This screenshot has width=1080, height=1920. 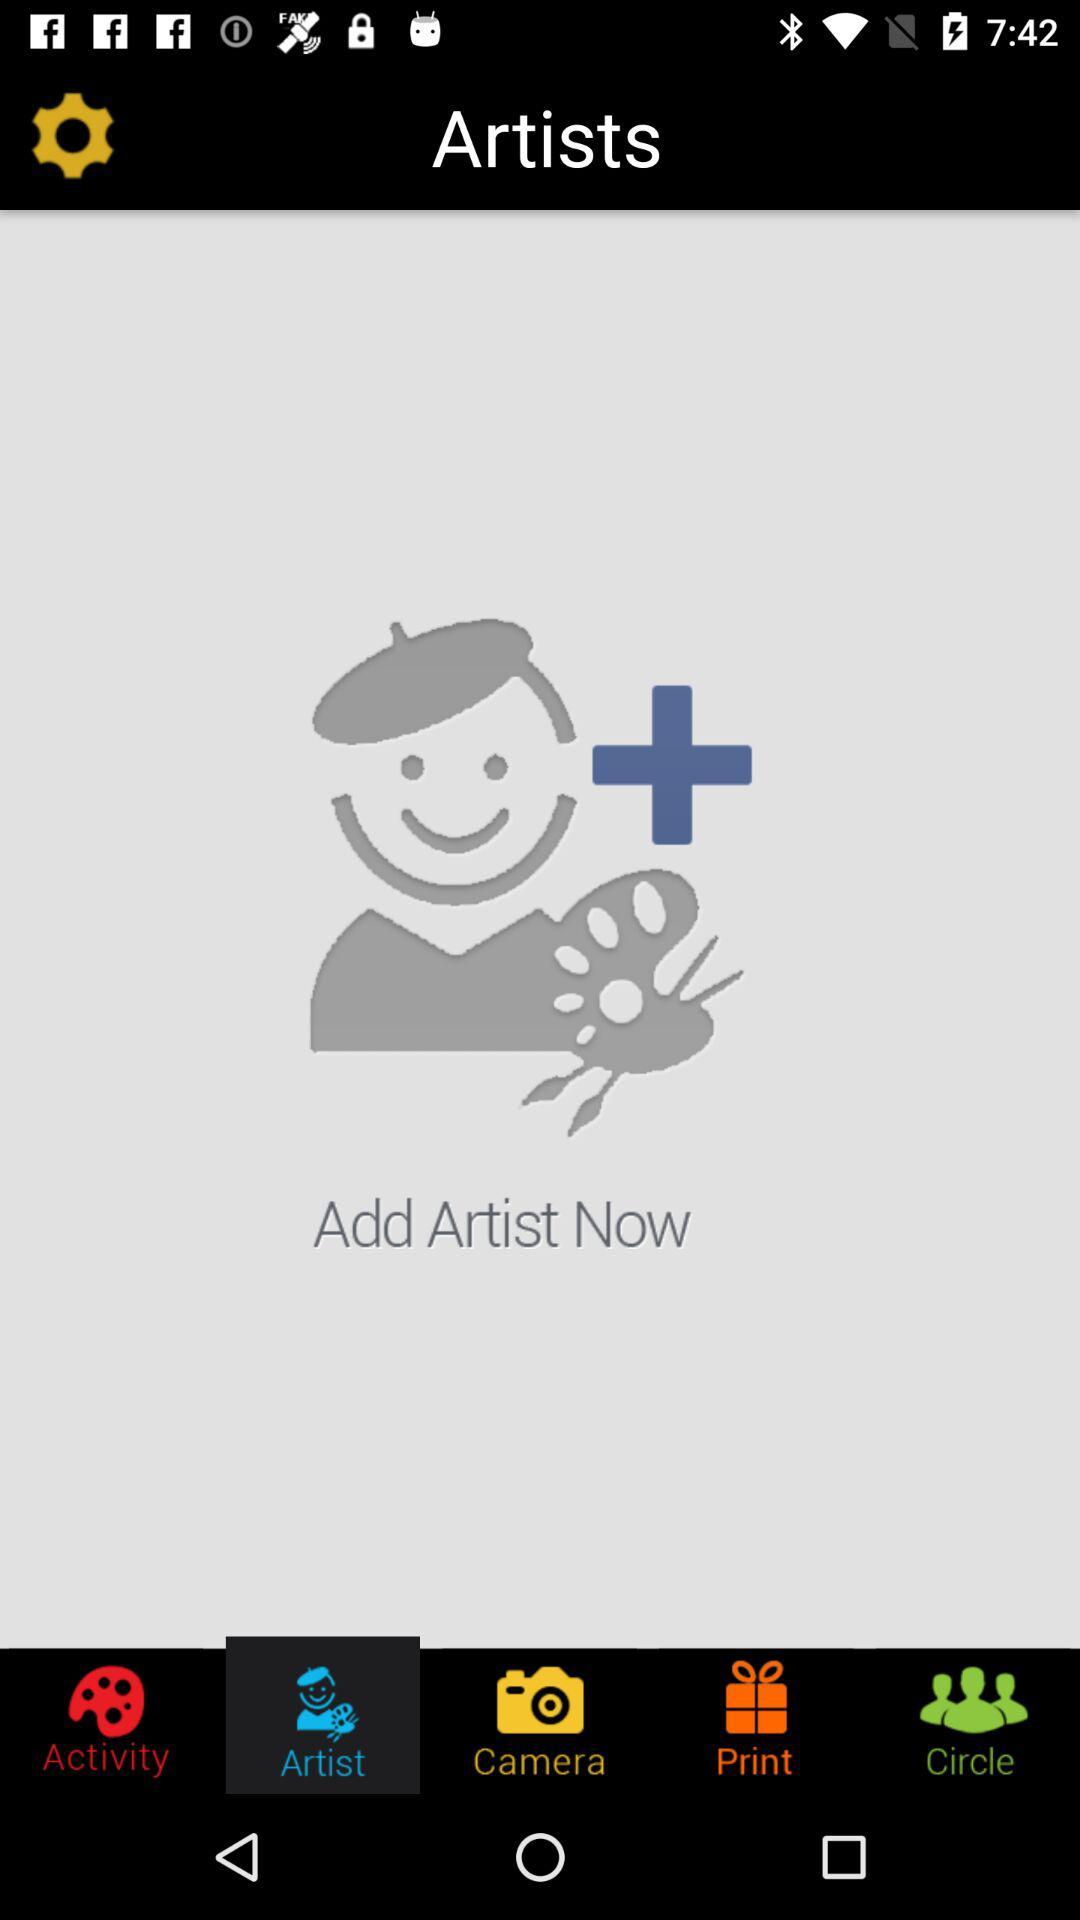 I want to click on the photo icon, so click(x=538, y=1714).